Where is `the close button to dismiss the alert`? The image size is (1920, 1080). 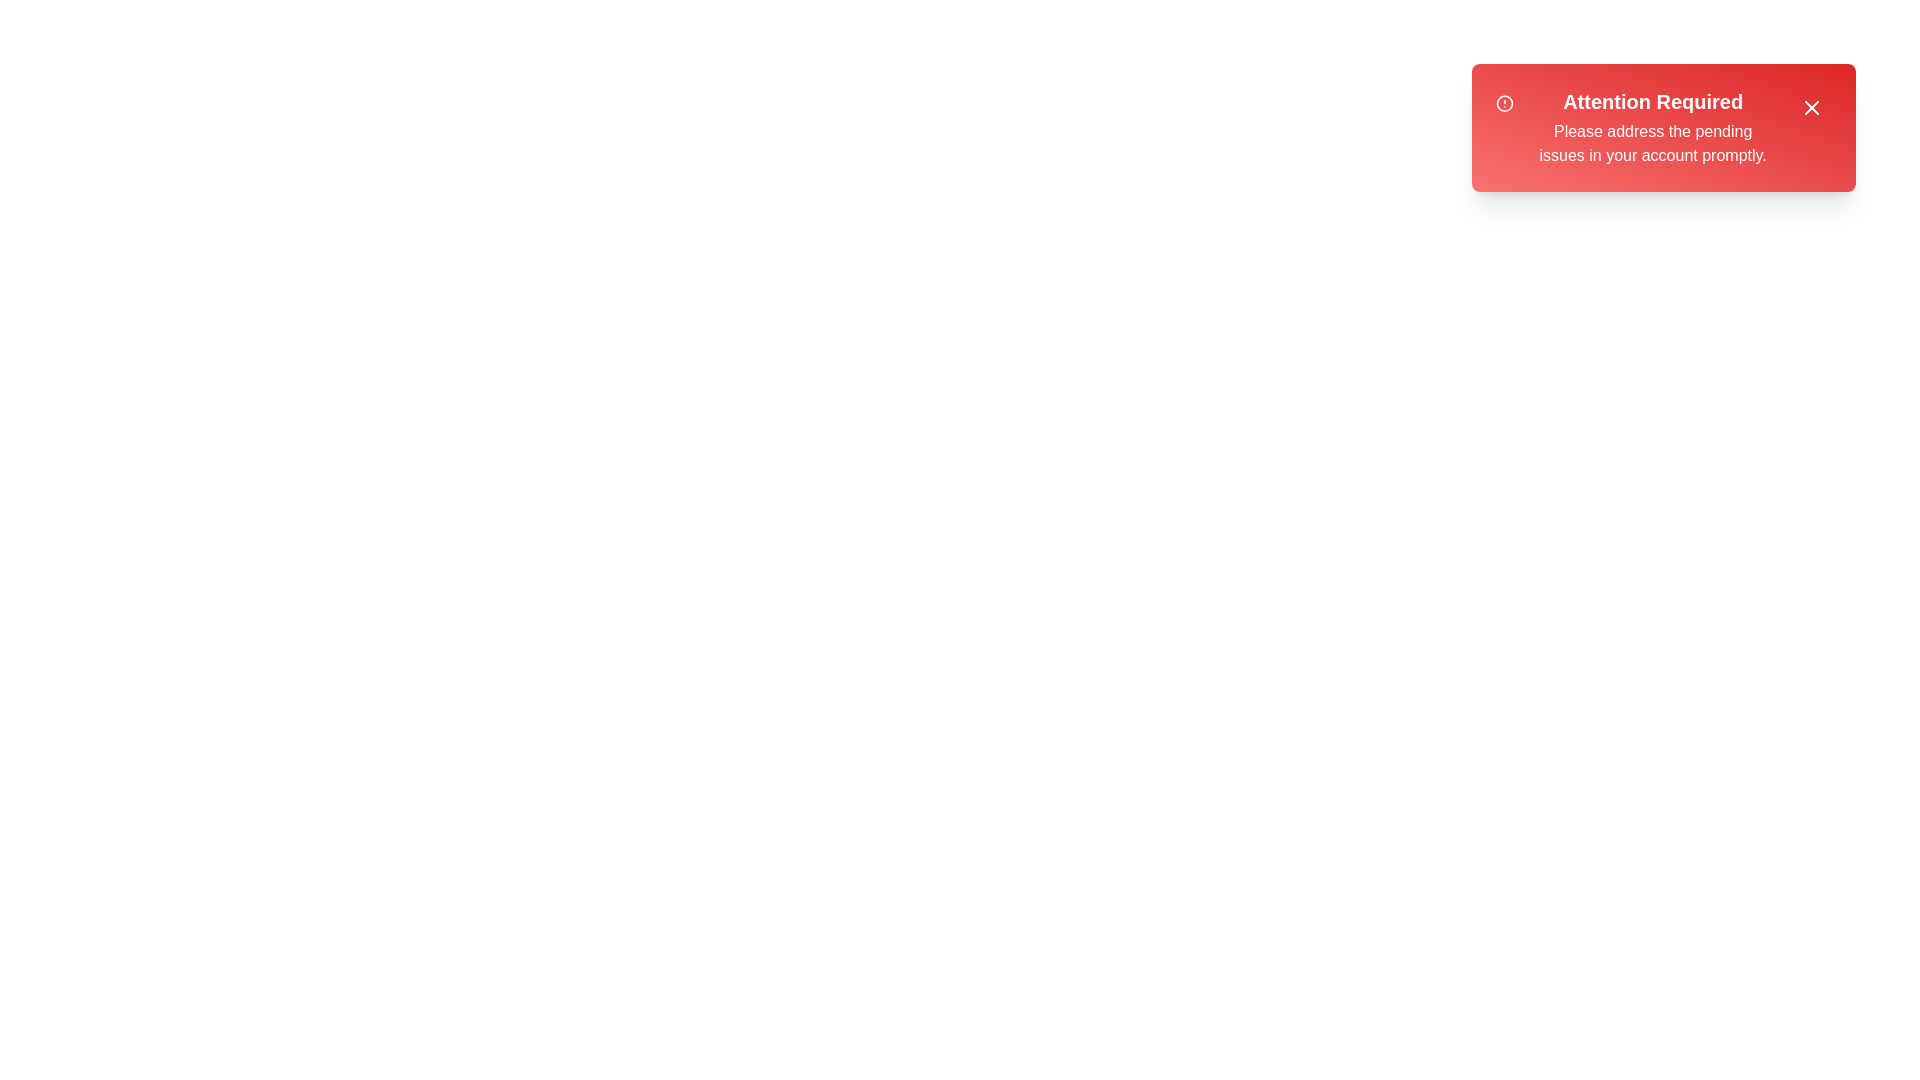
the close button to dismiss the alert is located at coordinates (1811, 108).